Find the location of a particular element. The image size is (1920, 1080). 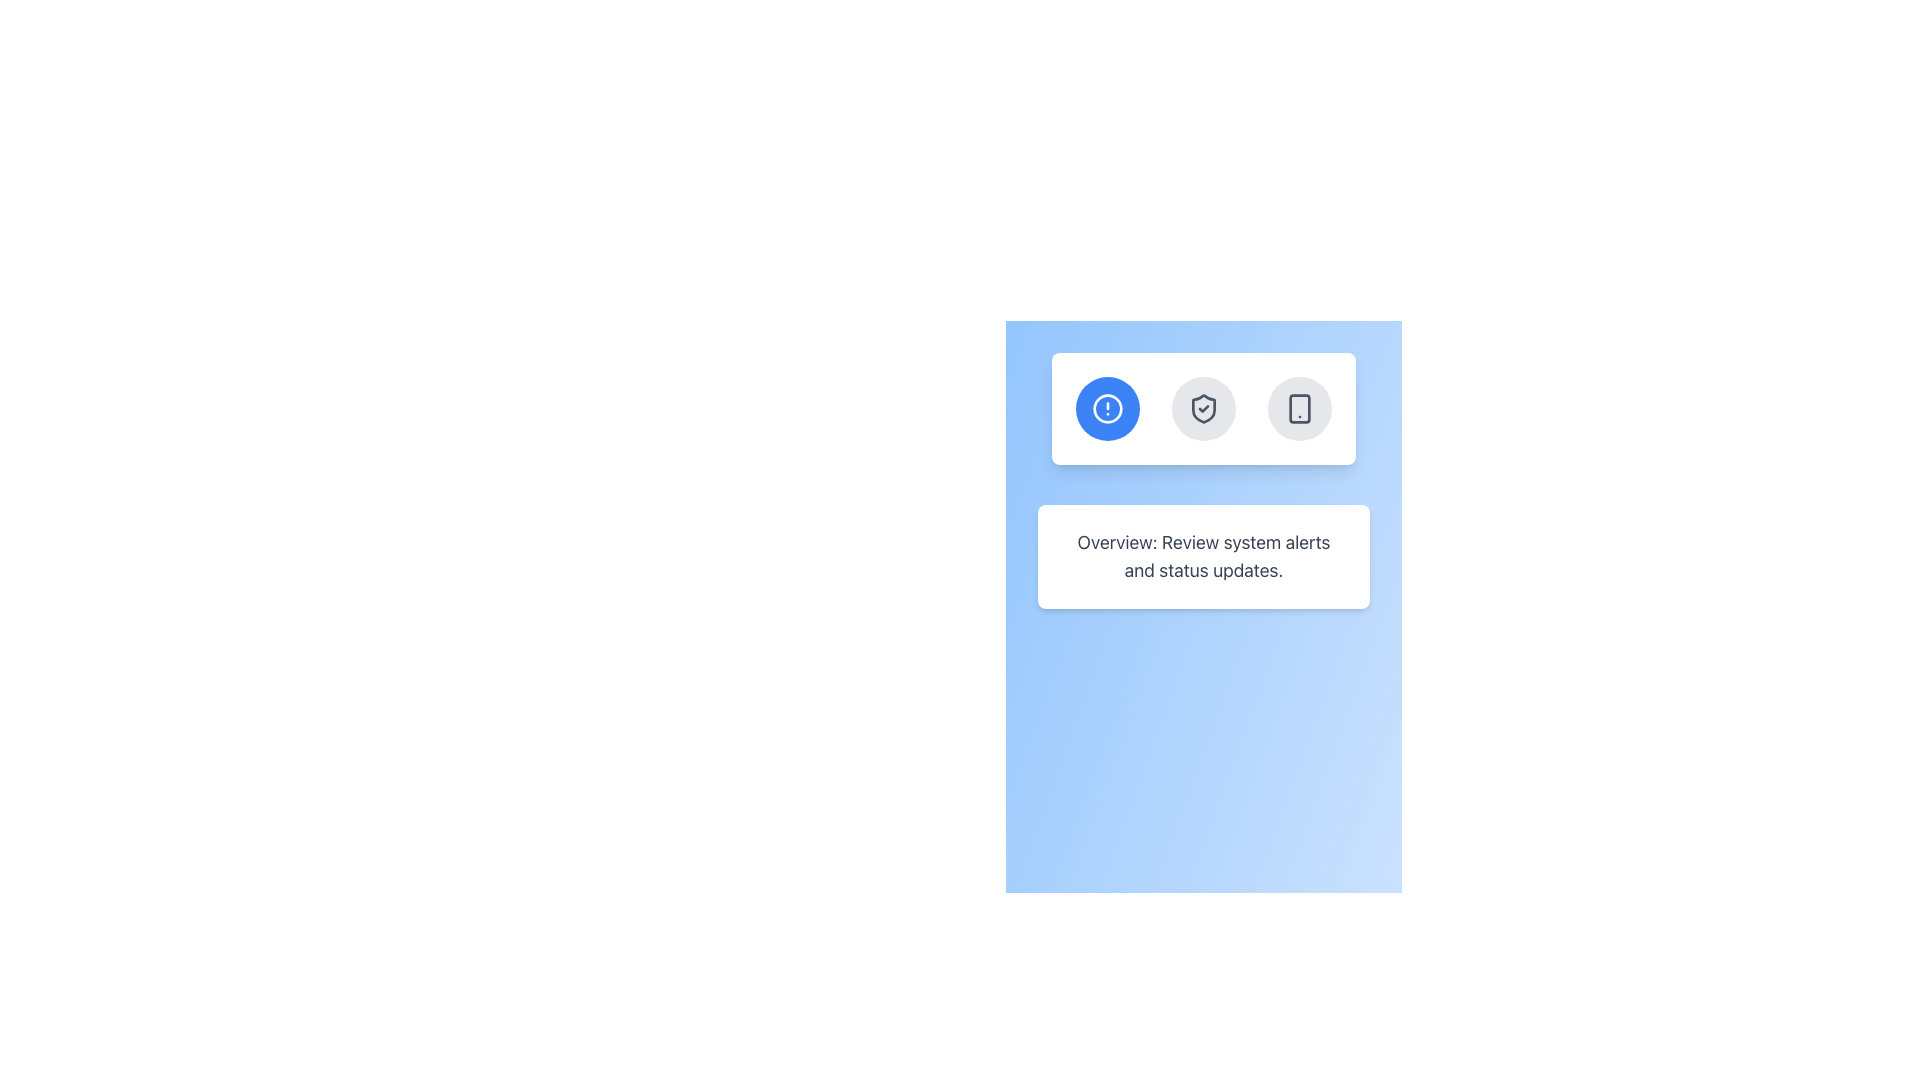

the shield icon with a checkmark, which is the middle icon in a horizontal group of three on a blue panel, to interact with it is located at coordinates (1203, 407).